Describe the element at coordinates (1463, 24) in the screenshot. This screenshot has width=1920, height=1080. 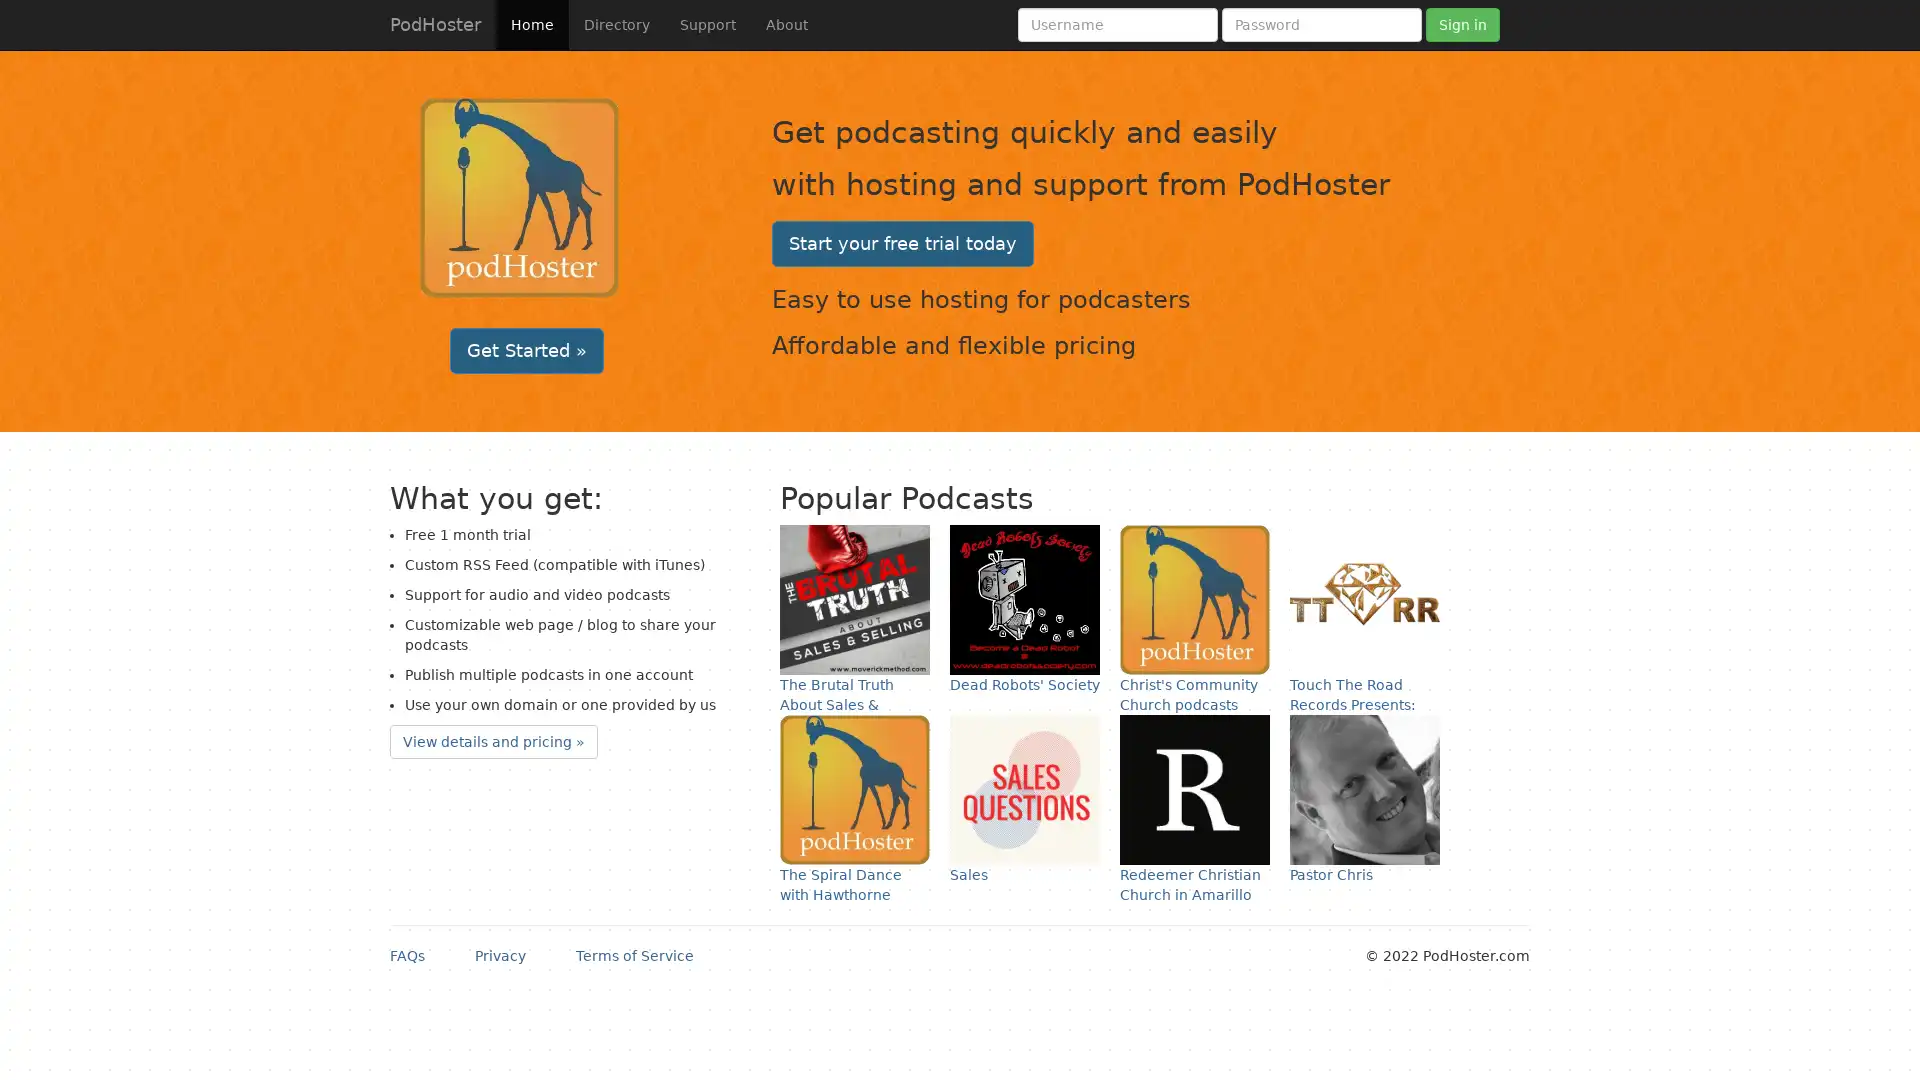
I see `Sign in` at that location.